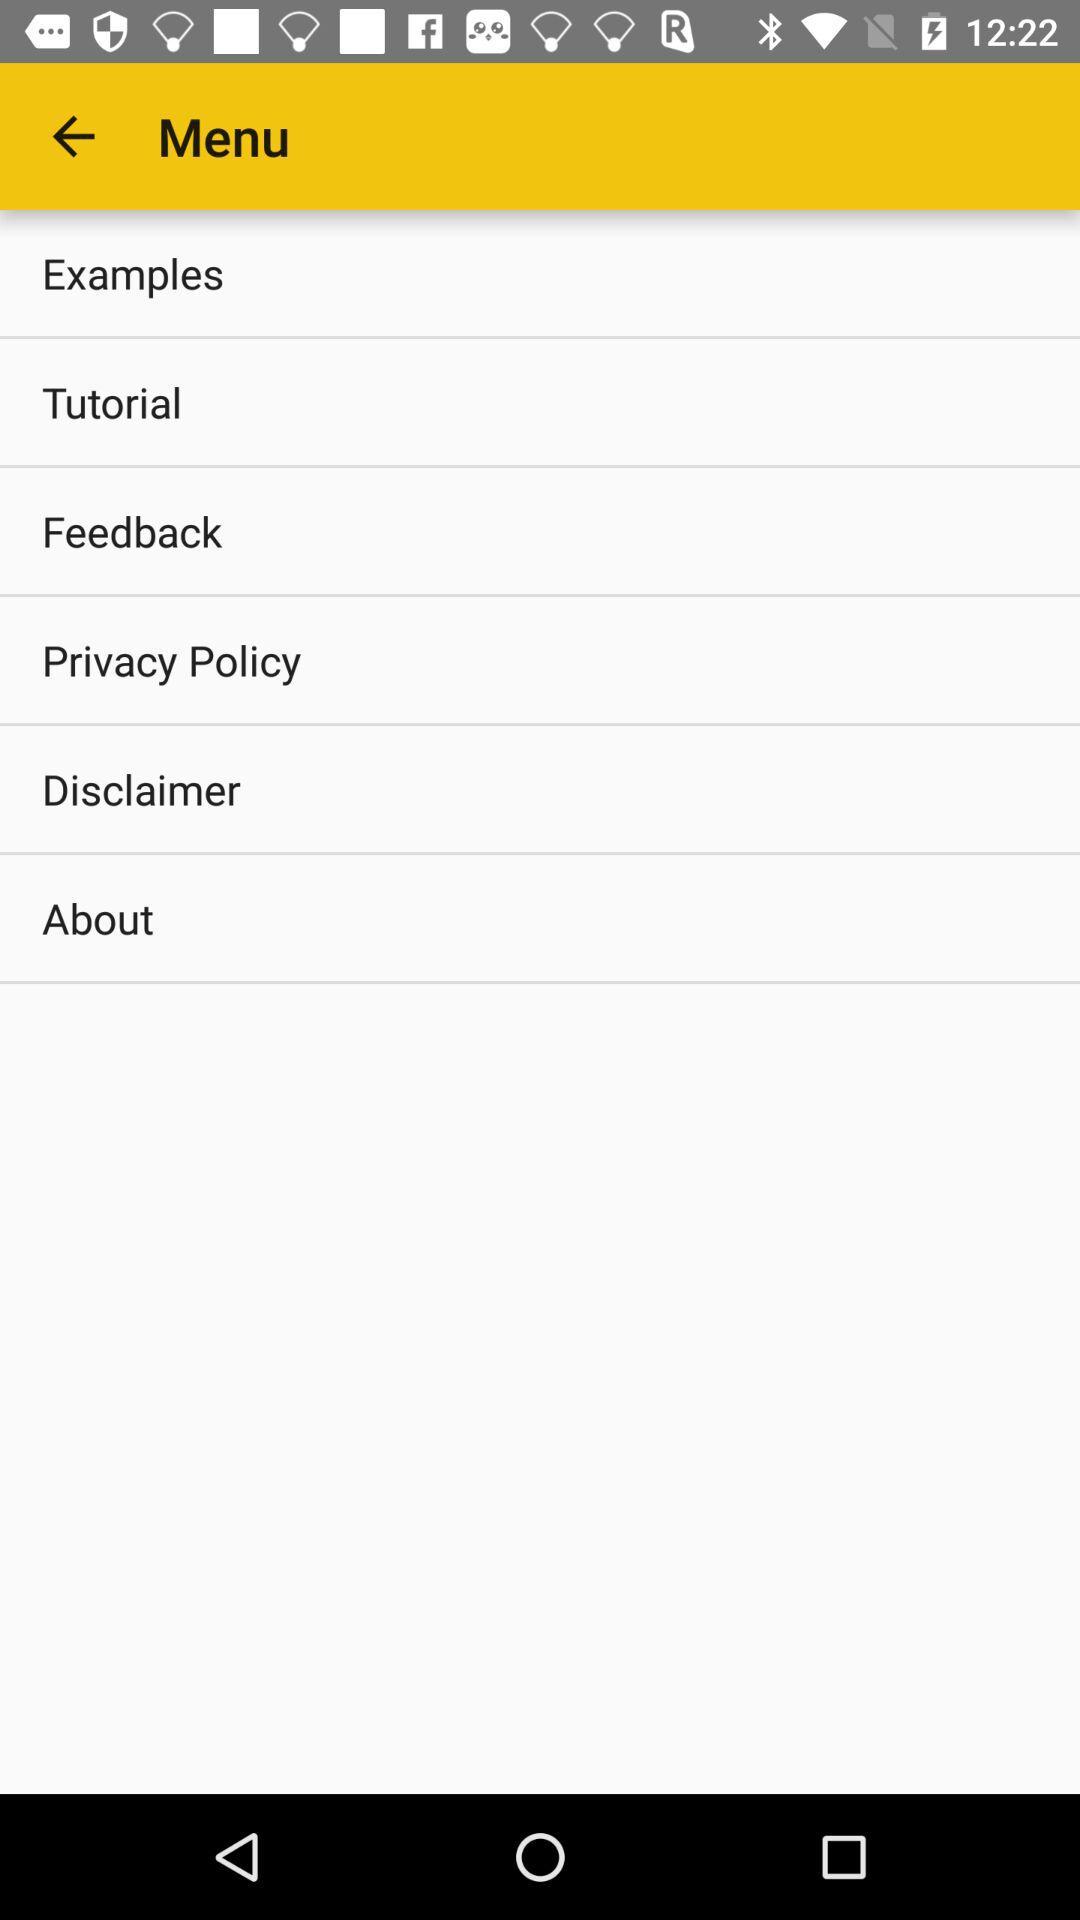  Describe the element at coordinates (540, 660) in the screenshot. I see `the privacy policy` at that location.